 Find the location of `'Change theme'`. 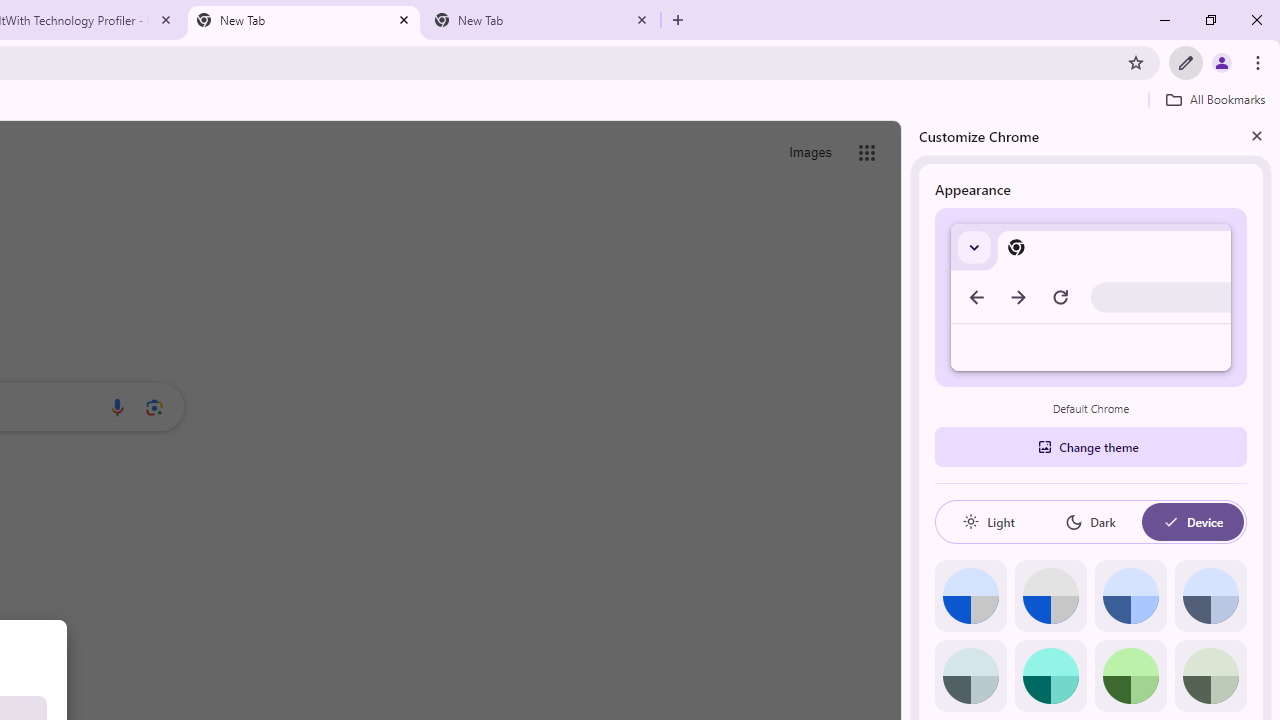

'Change theme' is located at coordinates (1089, 446).